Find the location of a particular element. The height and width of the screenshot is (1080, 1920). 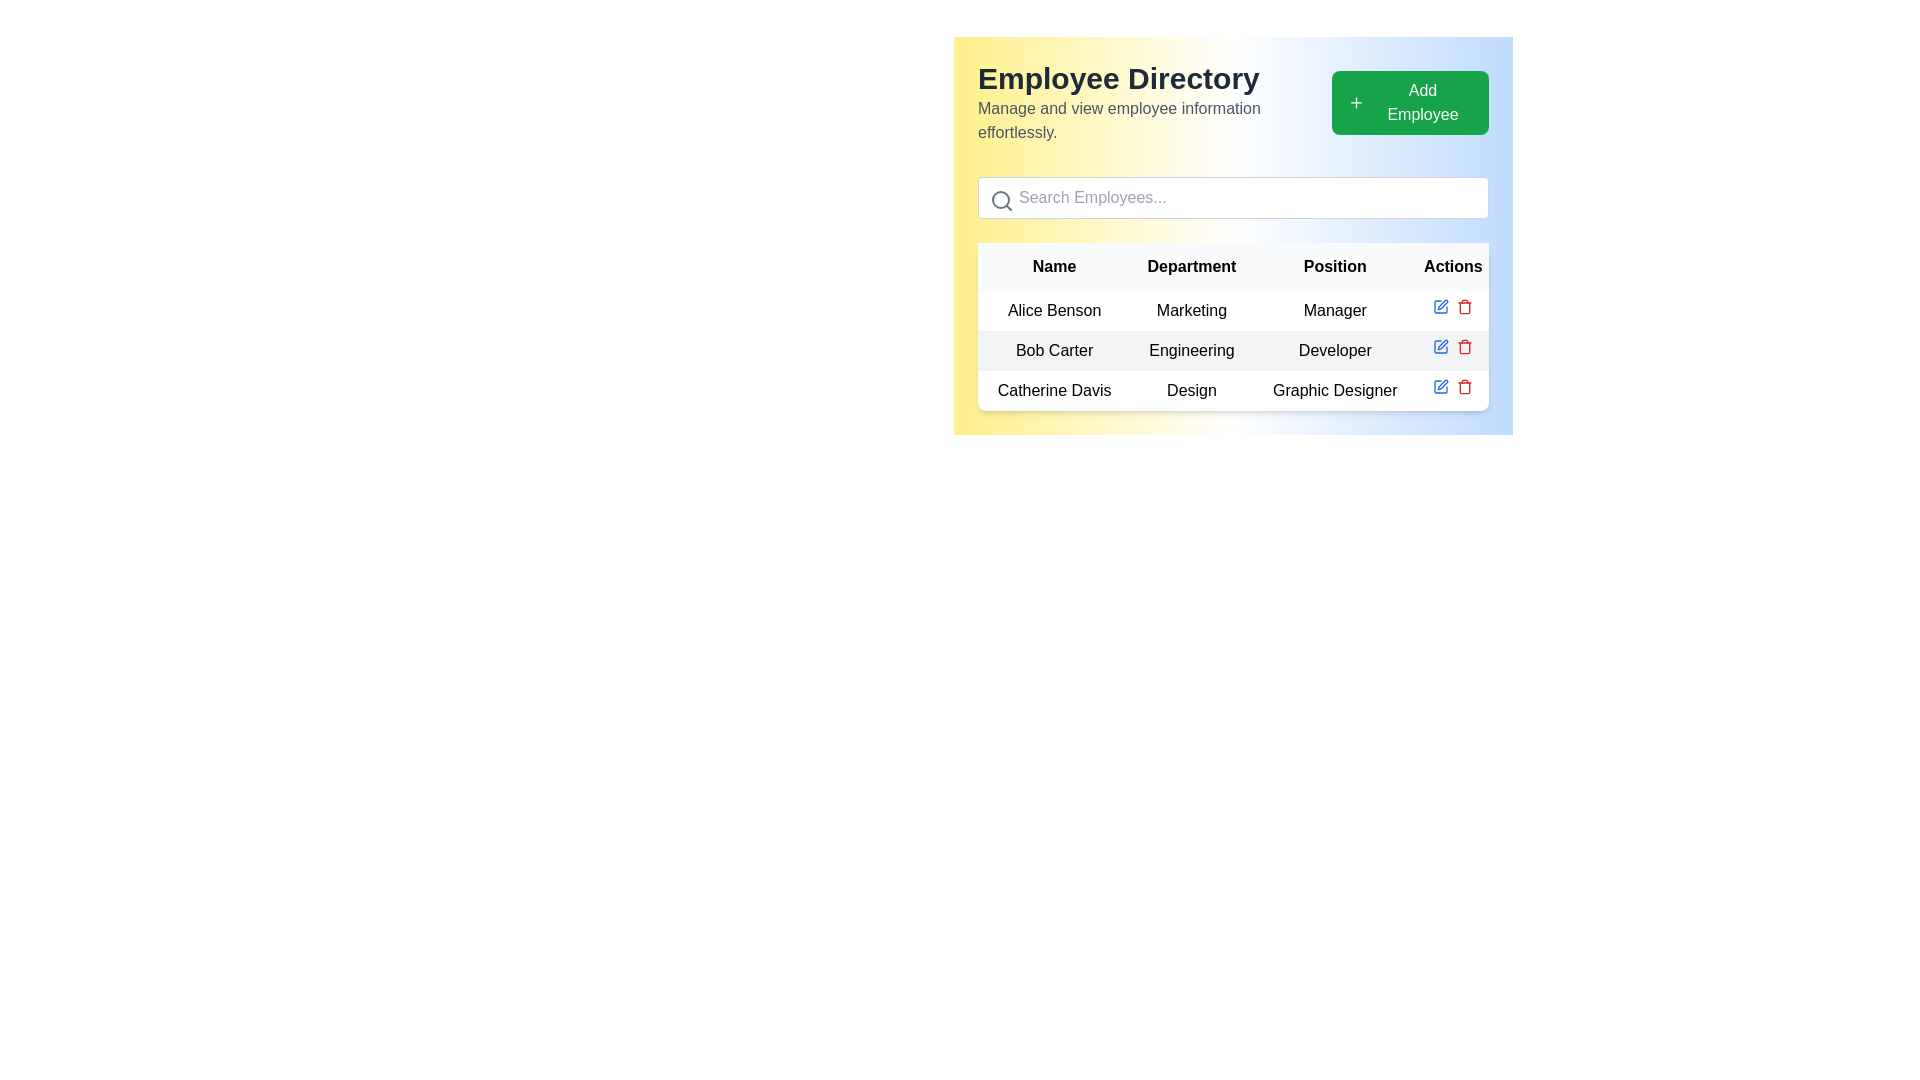

the 'Employee Directory' text block, which features a bold heading and a smaller subheading, located in the top-left portion of a yellow-background area is located at coordinates (1154, 103).